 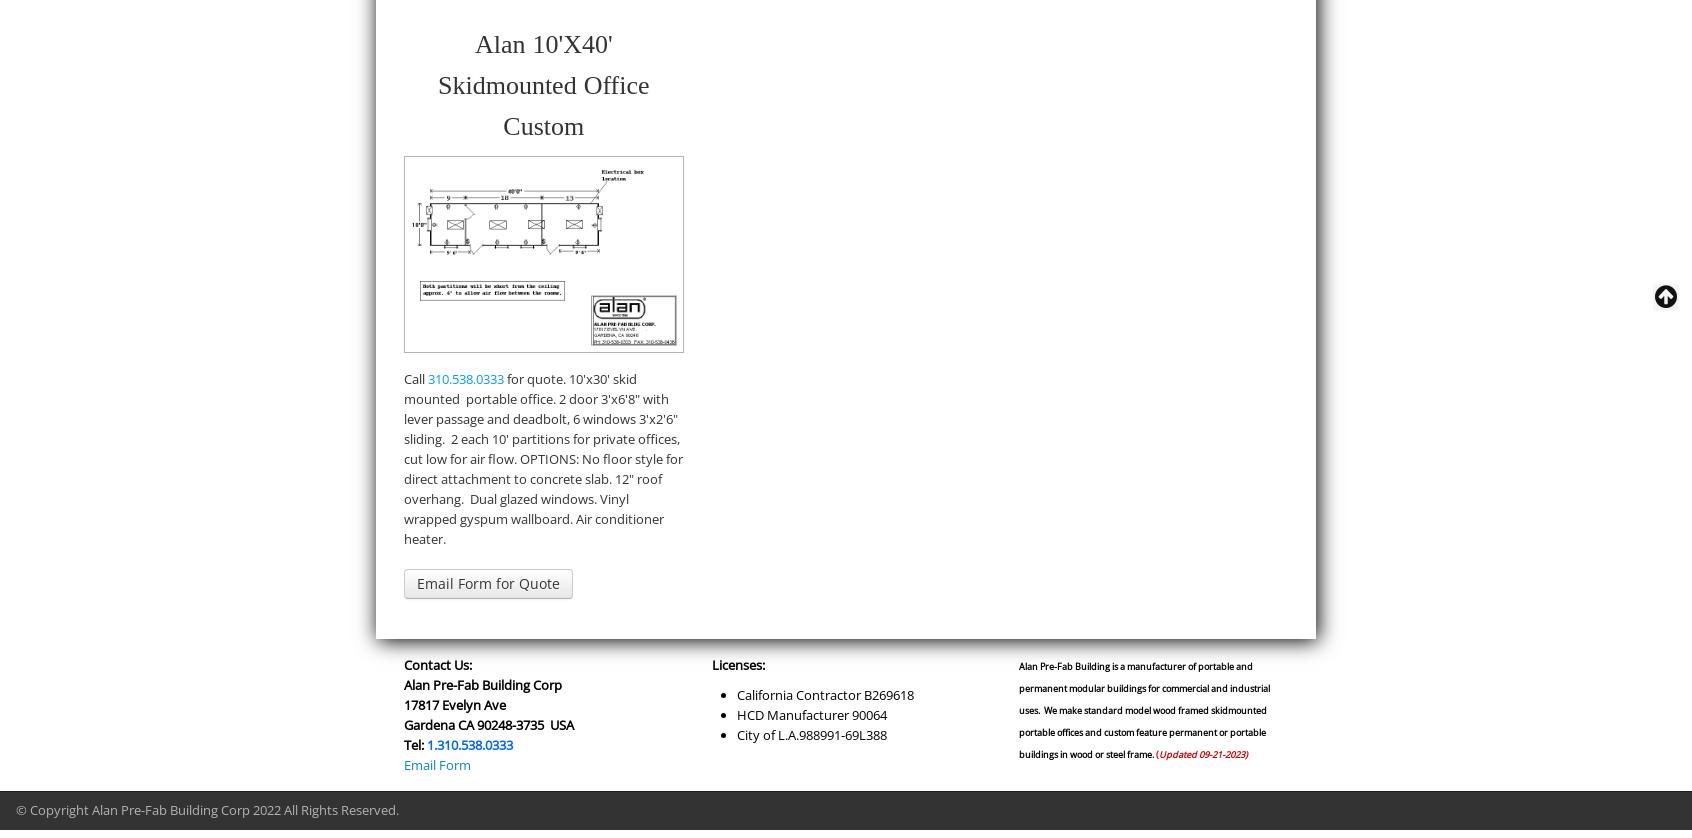 I want to click on 'HCD Manufacturer 90064', so click(x=810, y=712).